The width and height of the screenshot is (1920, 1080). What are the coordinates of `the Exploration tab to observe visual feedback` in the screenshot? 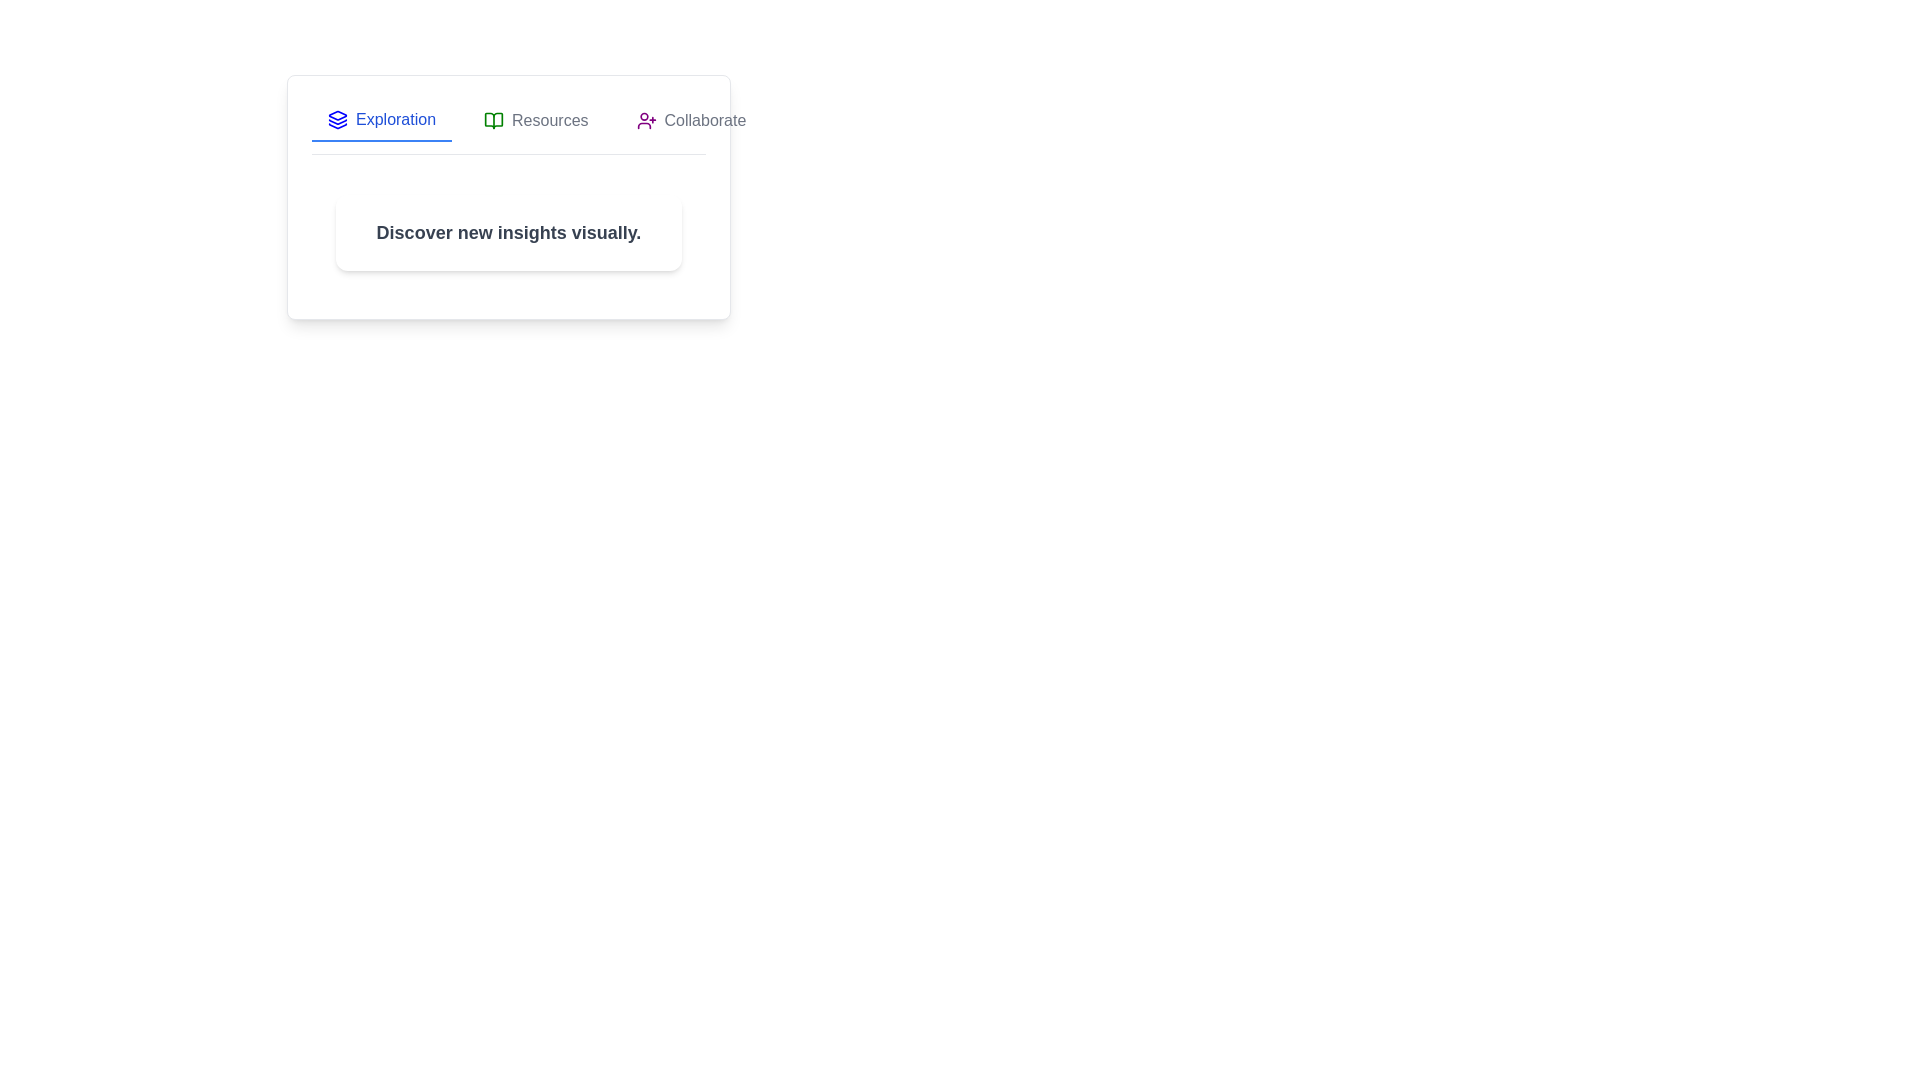 It's located at (382, 120).